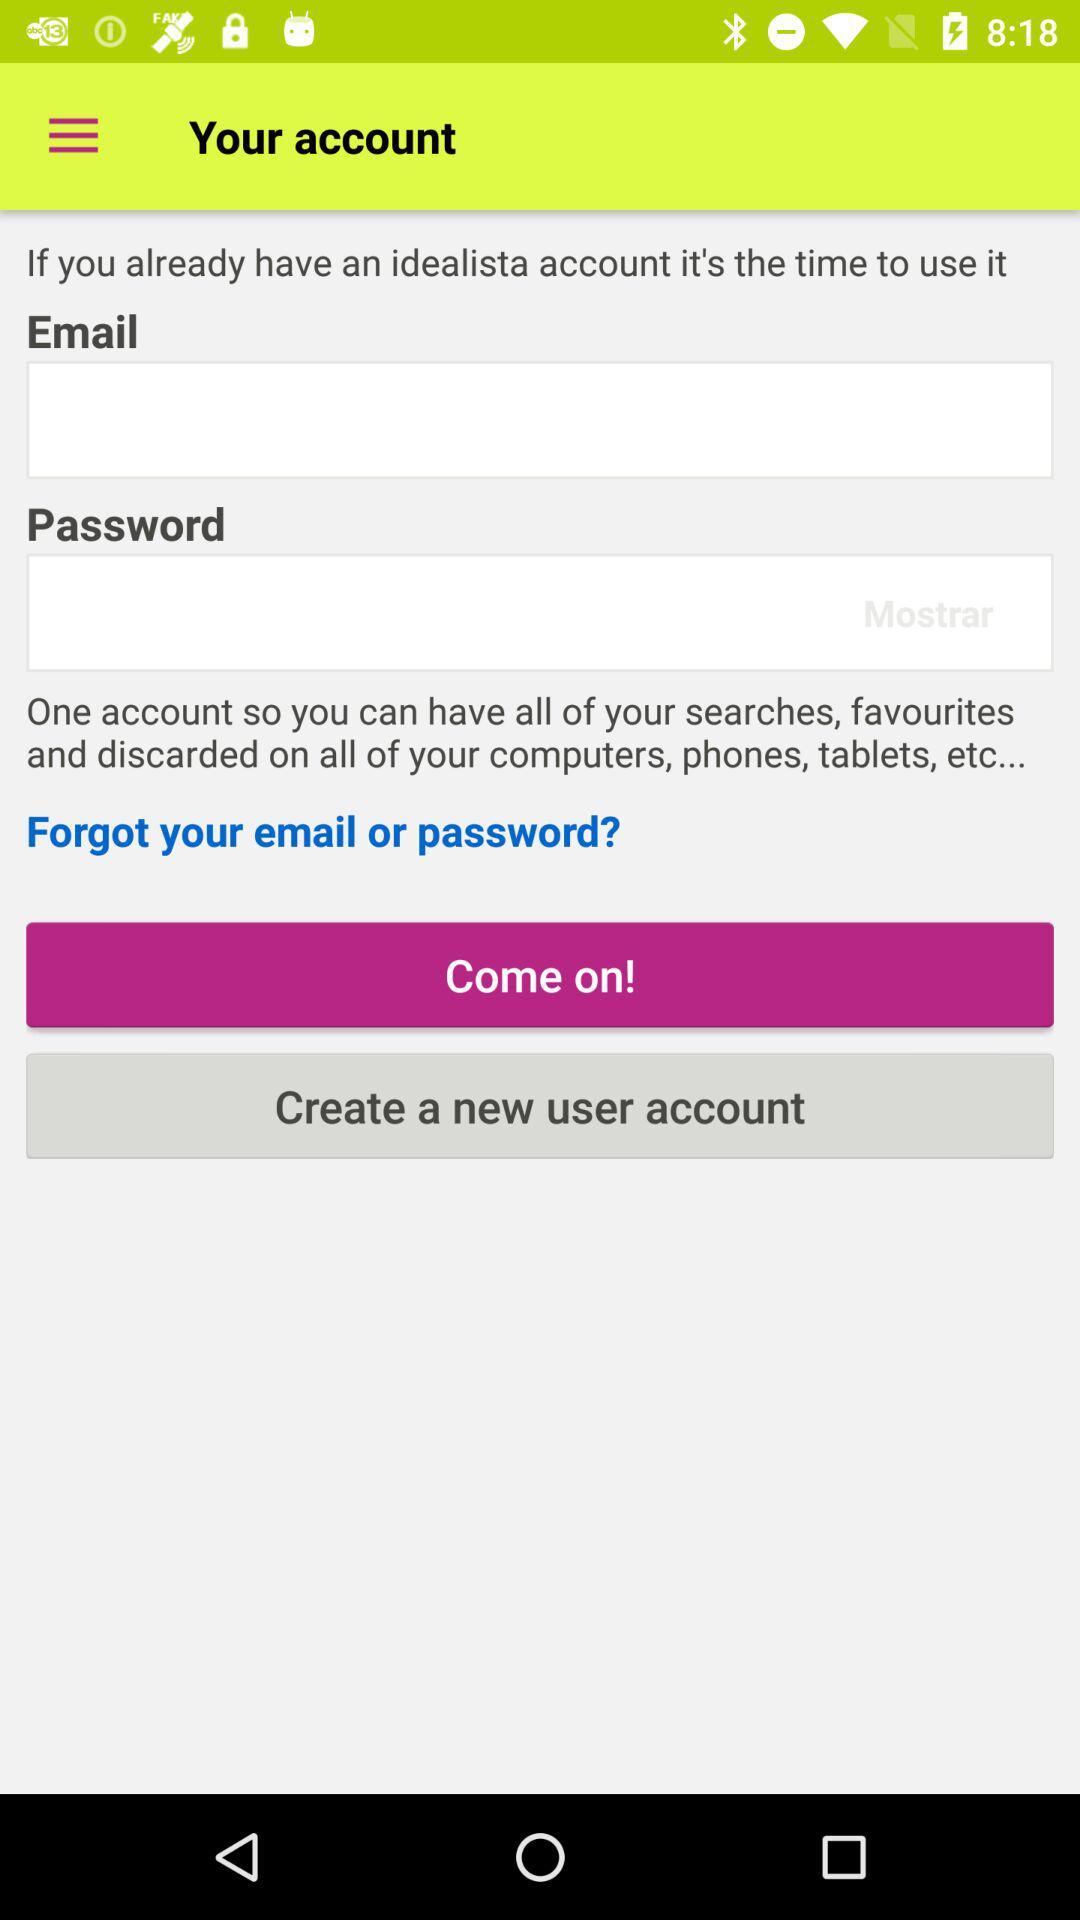 Image resolution: width=1080 pixels, height=1920 pixels. I want to click on the icon next to your account item, so click(72, 135).